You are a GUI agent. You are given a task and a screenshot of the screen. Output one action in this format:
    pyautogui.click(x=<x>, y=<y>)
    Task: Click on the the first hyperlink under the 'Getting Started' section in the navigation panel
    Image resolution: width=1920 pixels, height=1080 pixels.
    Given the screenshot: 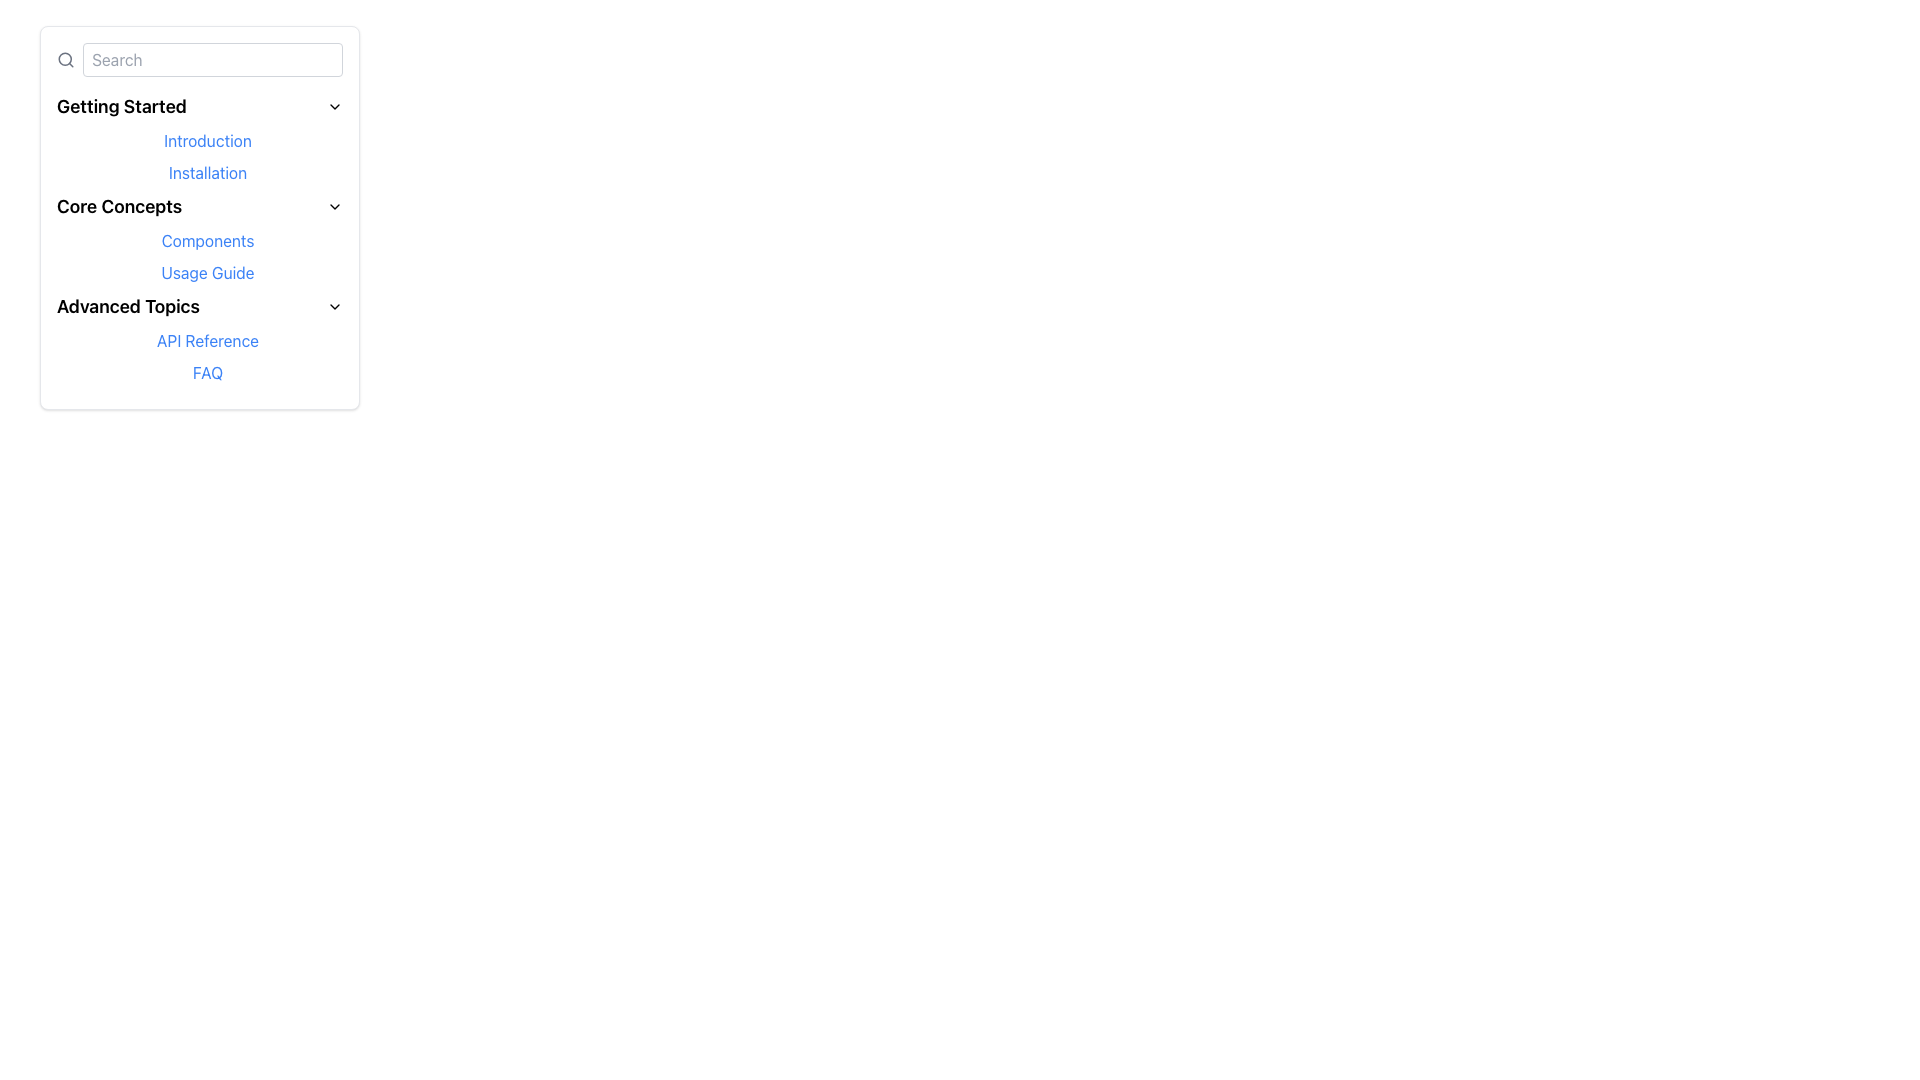 What is the action you would take?
    pyautogui.click(x=207, y=140)
    